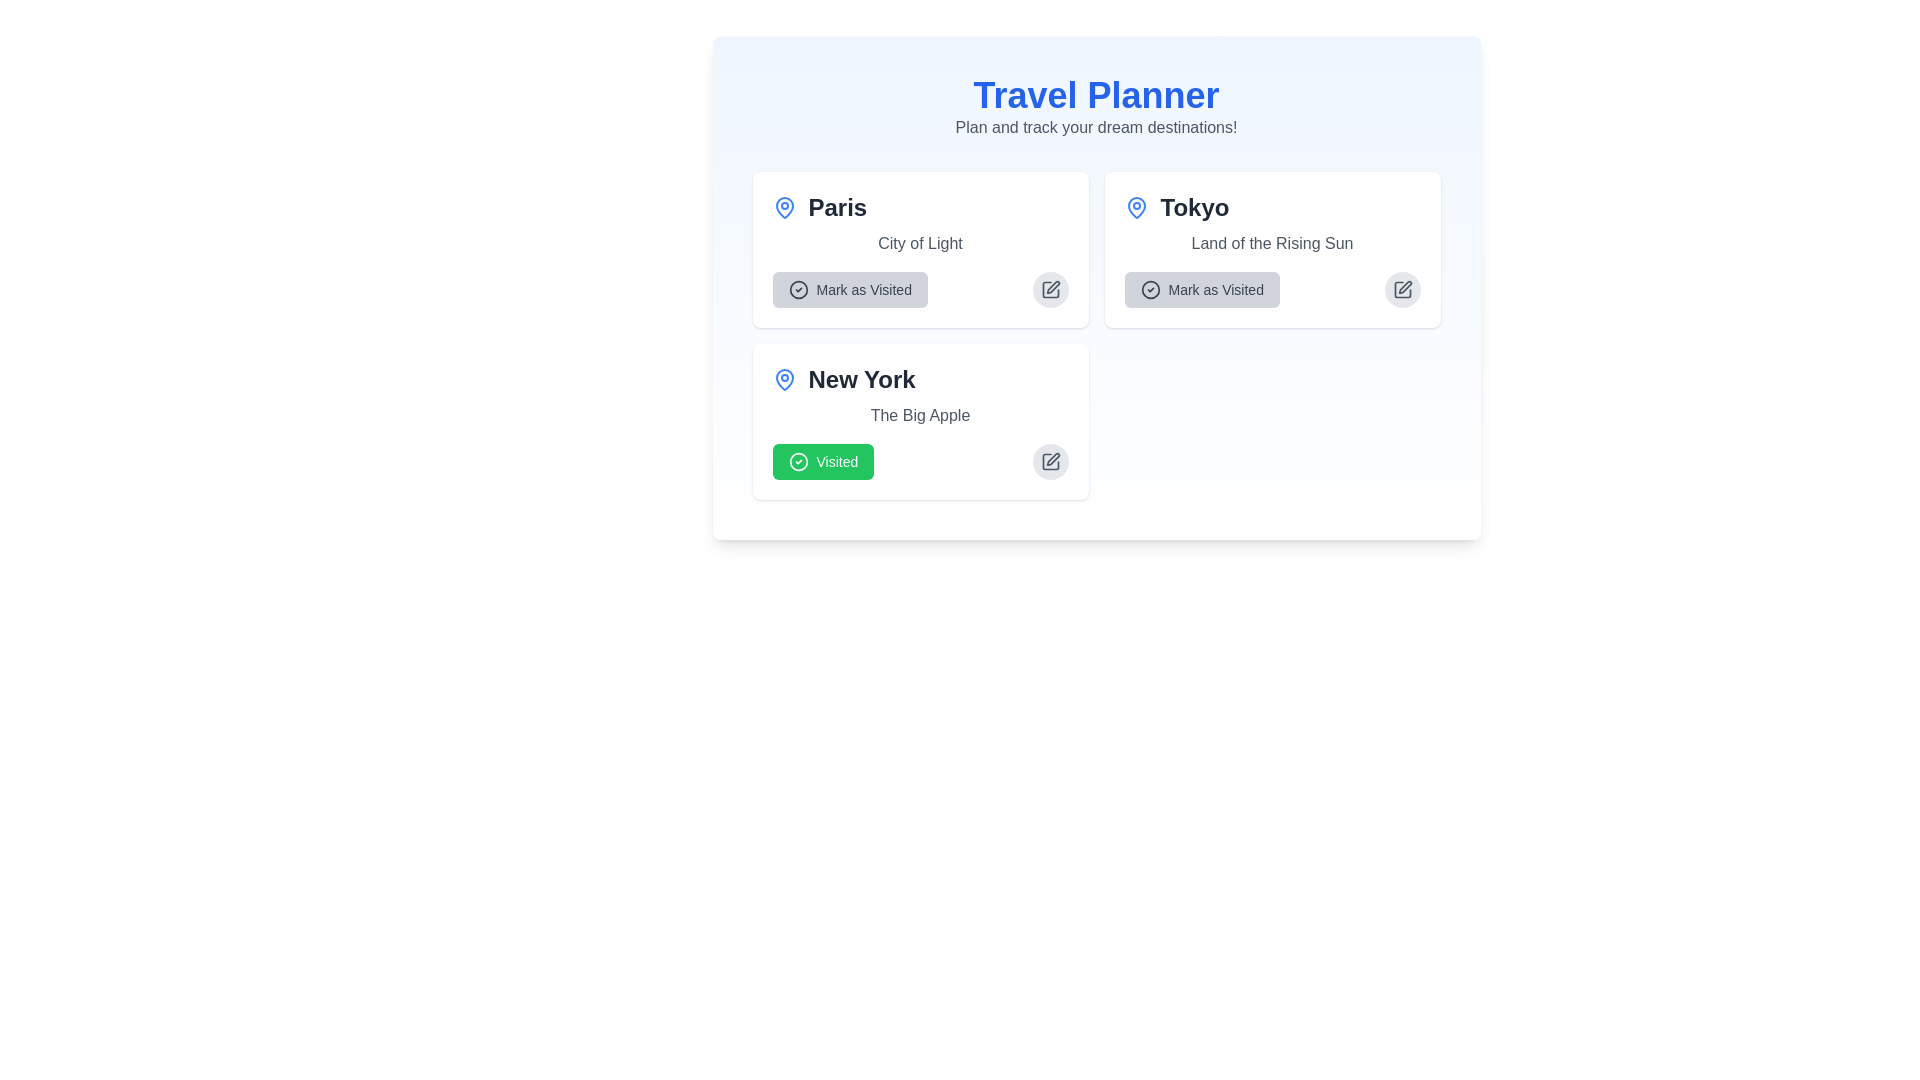 The image size is (1920, 1080). Describe the element at coordinates (1401, 289) in the screenshot. I see `the editing icon (pen over a square) in the top-right corner of the 'Tokyo' card to initiate editing` at that location.